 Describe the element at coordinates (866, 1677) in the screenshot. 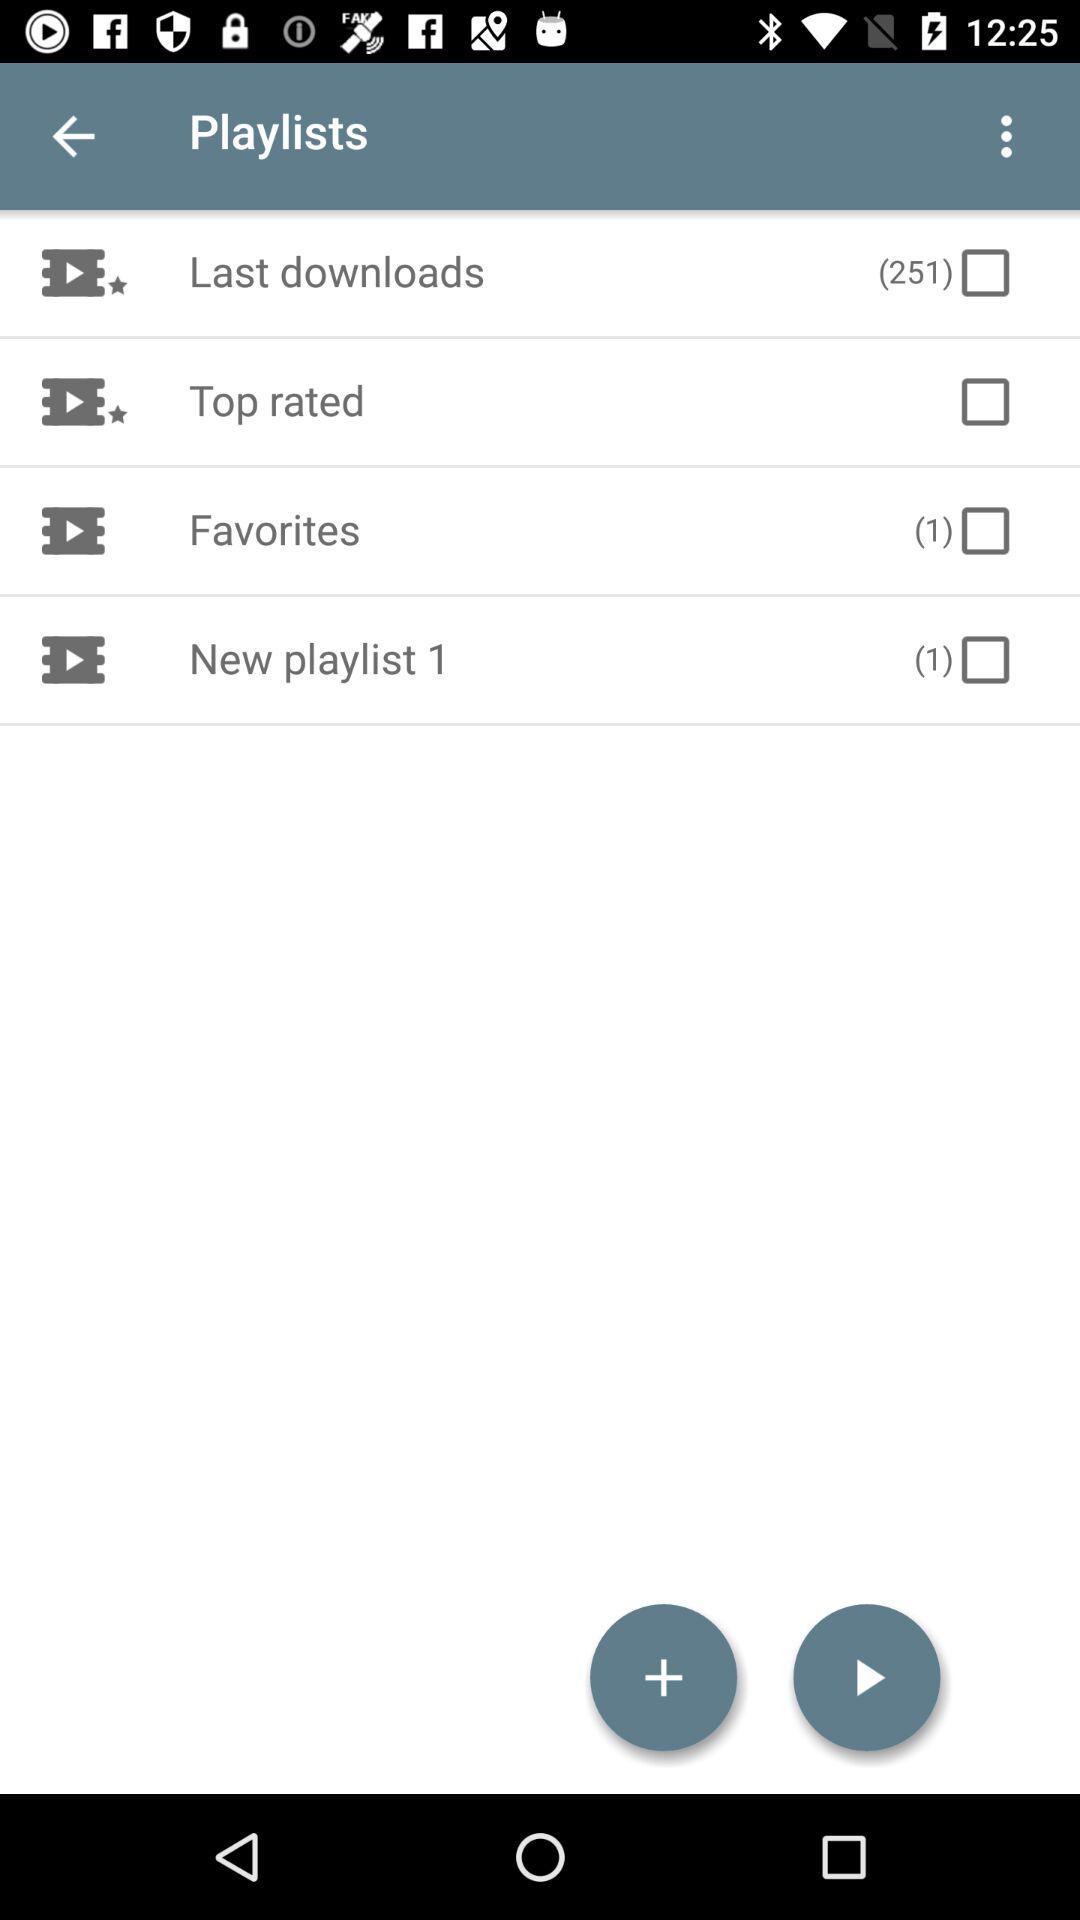

I see `icon at the bottom right corner` at that location.